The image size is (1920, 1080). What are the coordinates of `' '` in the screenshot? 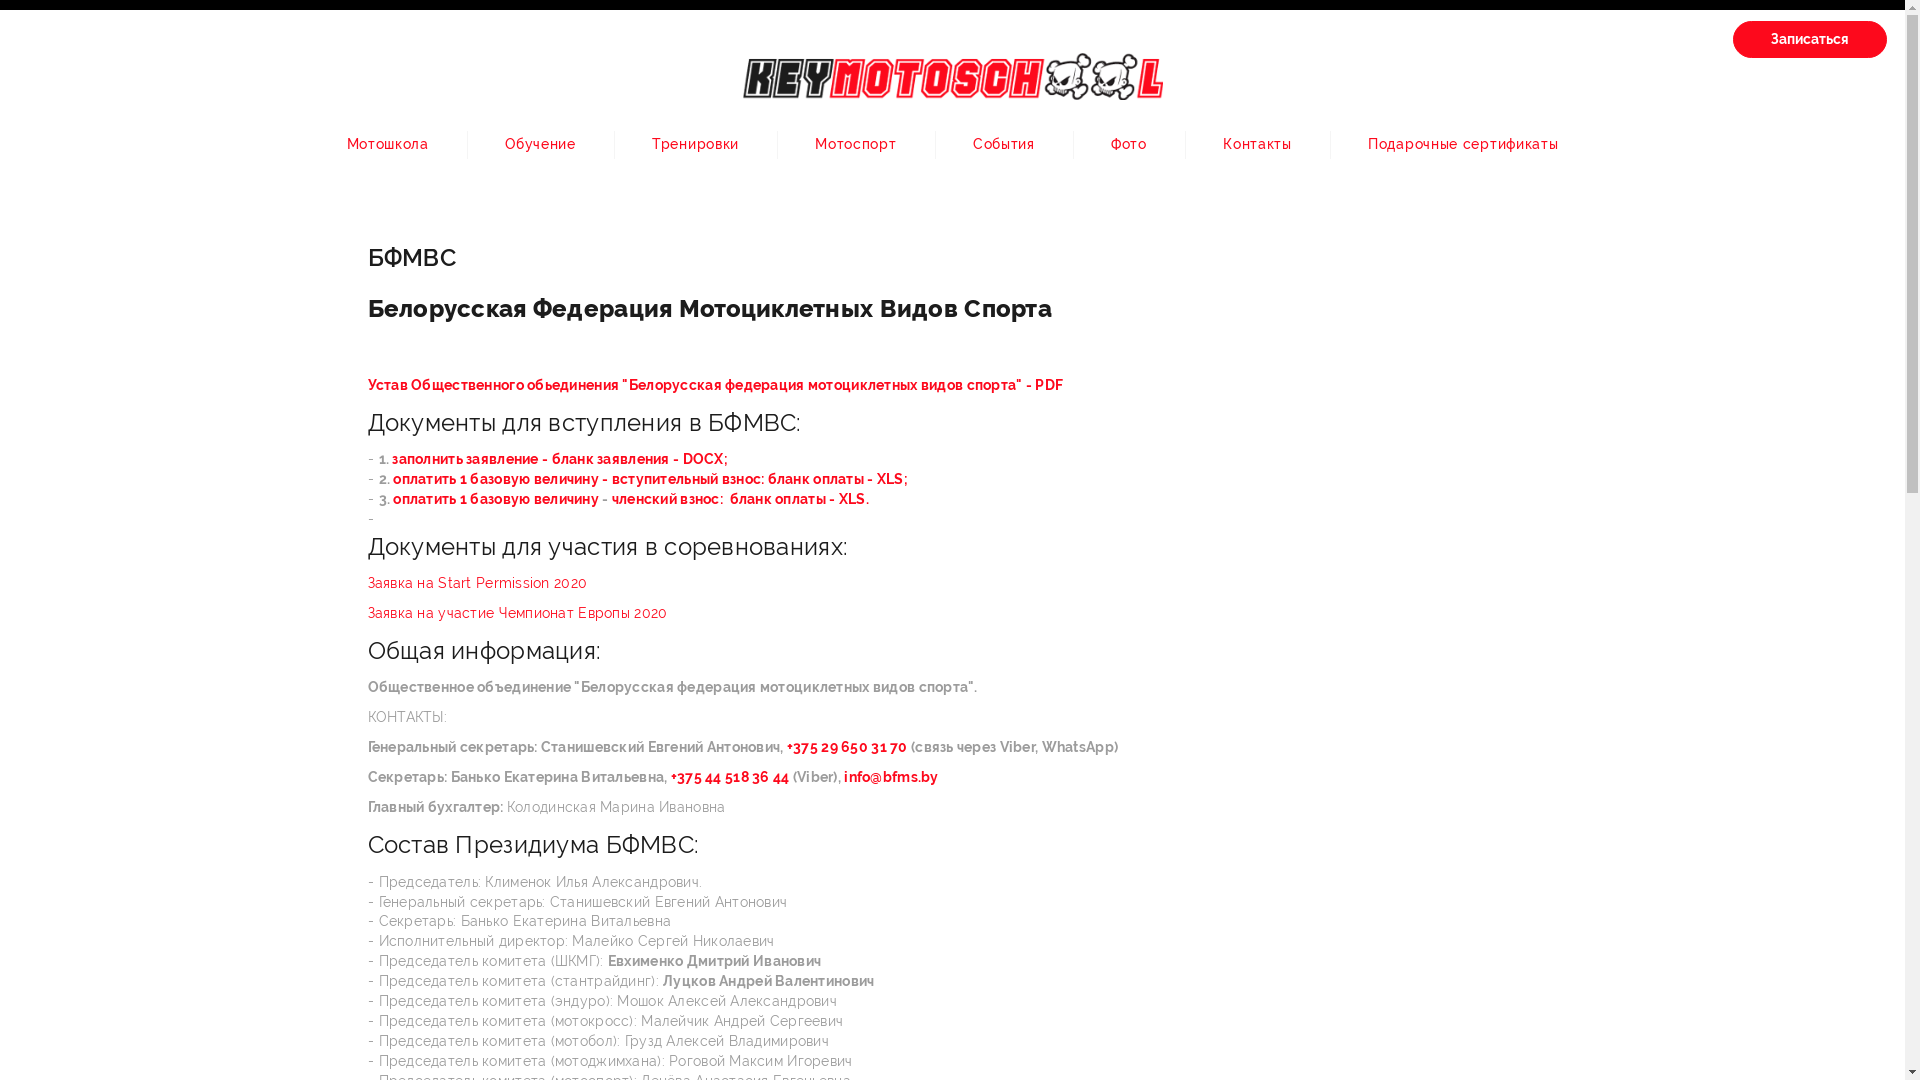 It's located at (840, 775).